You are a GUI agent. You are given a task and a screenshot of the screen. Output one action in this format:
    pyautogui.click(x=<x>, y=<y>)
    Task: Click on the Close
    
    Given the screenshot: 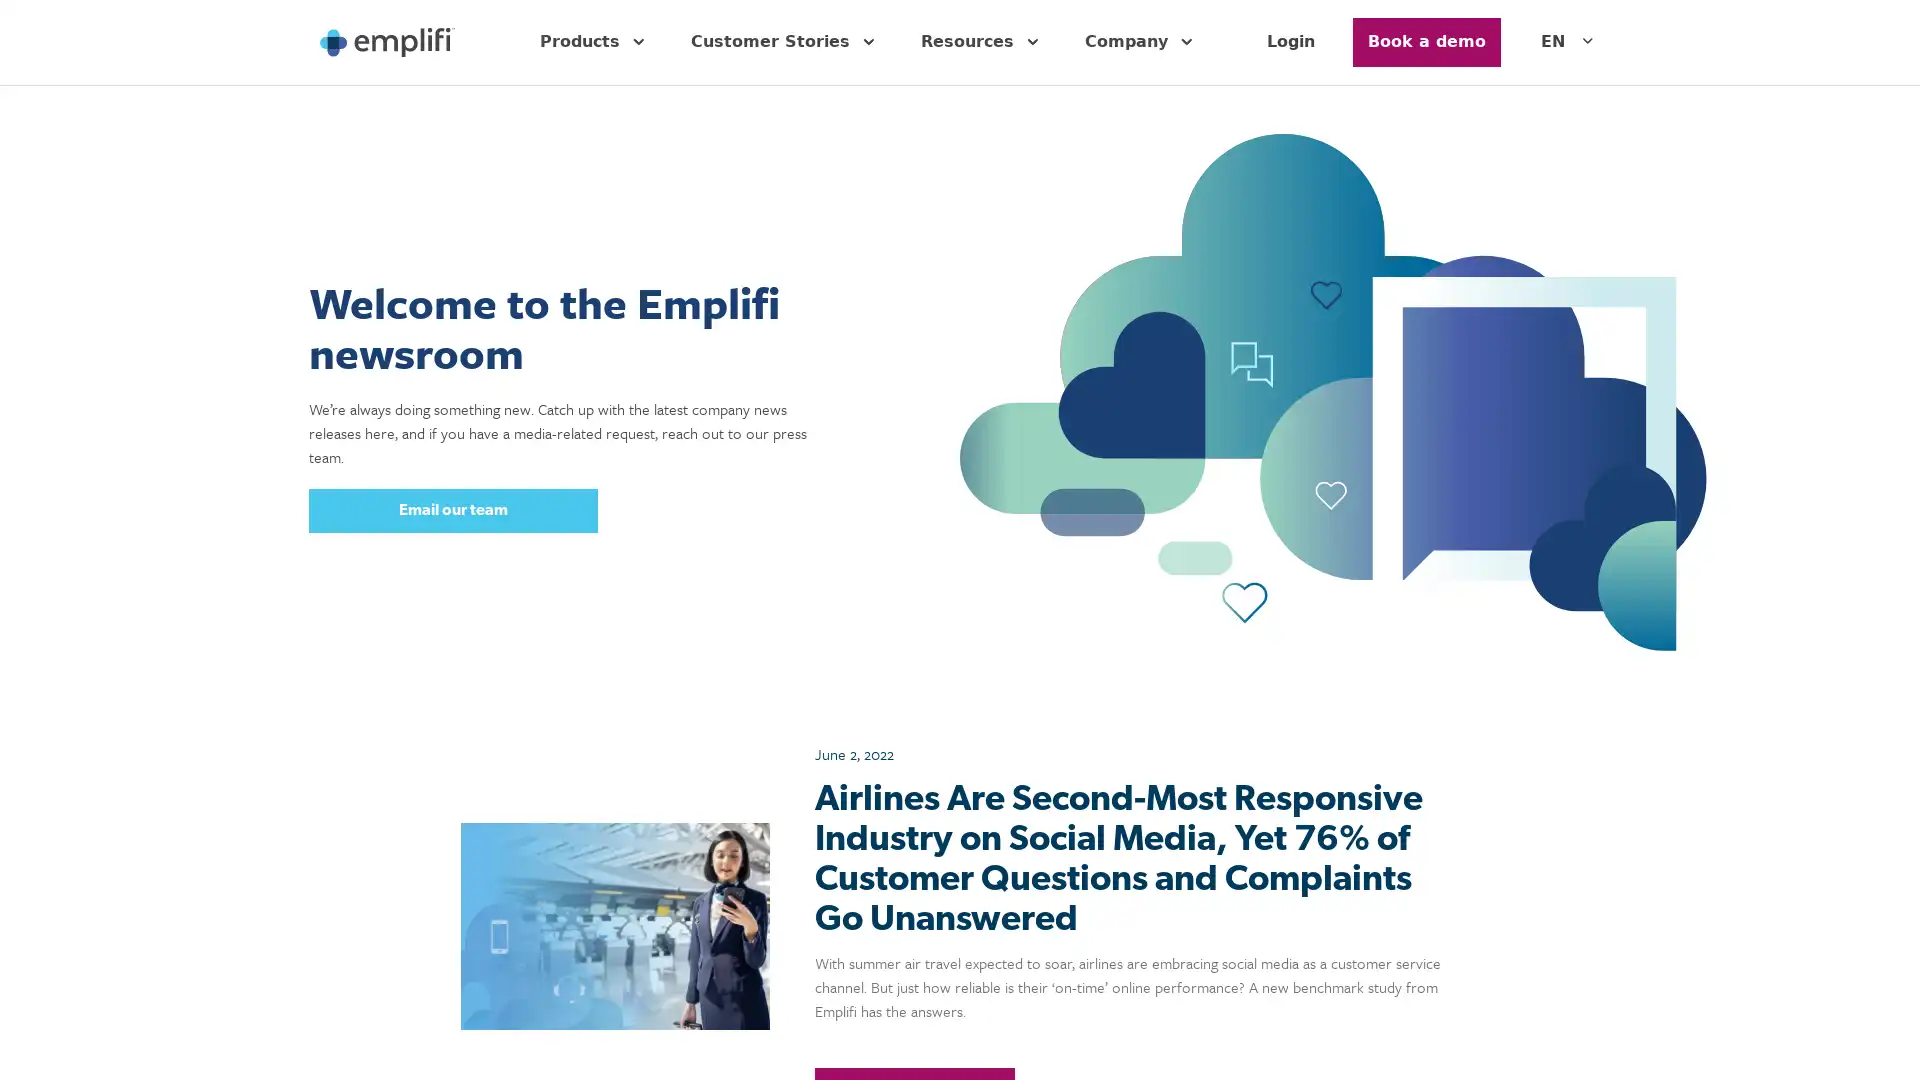 What is the action you would take?
    pyautogui.click(x=1886, y=1035)
    